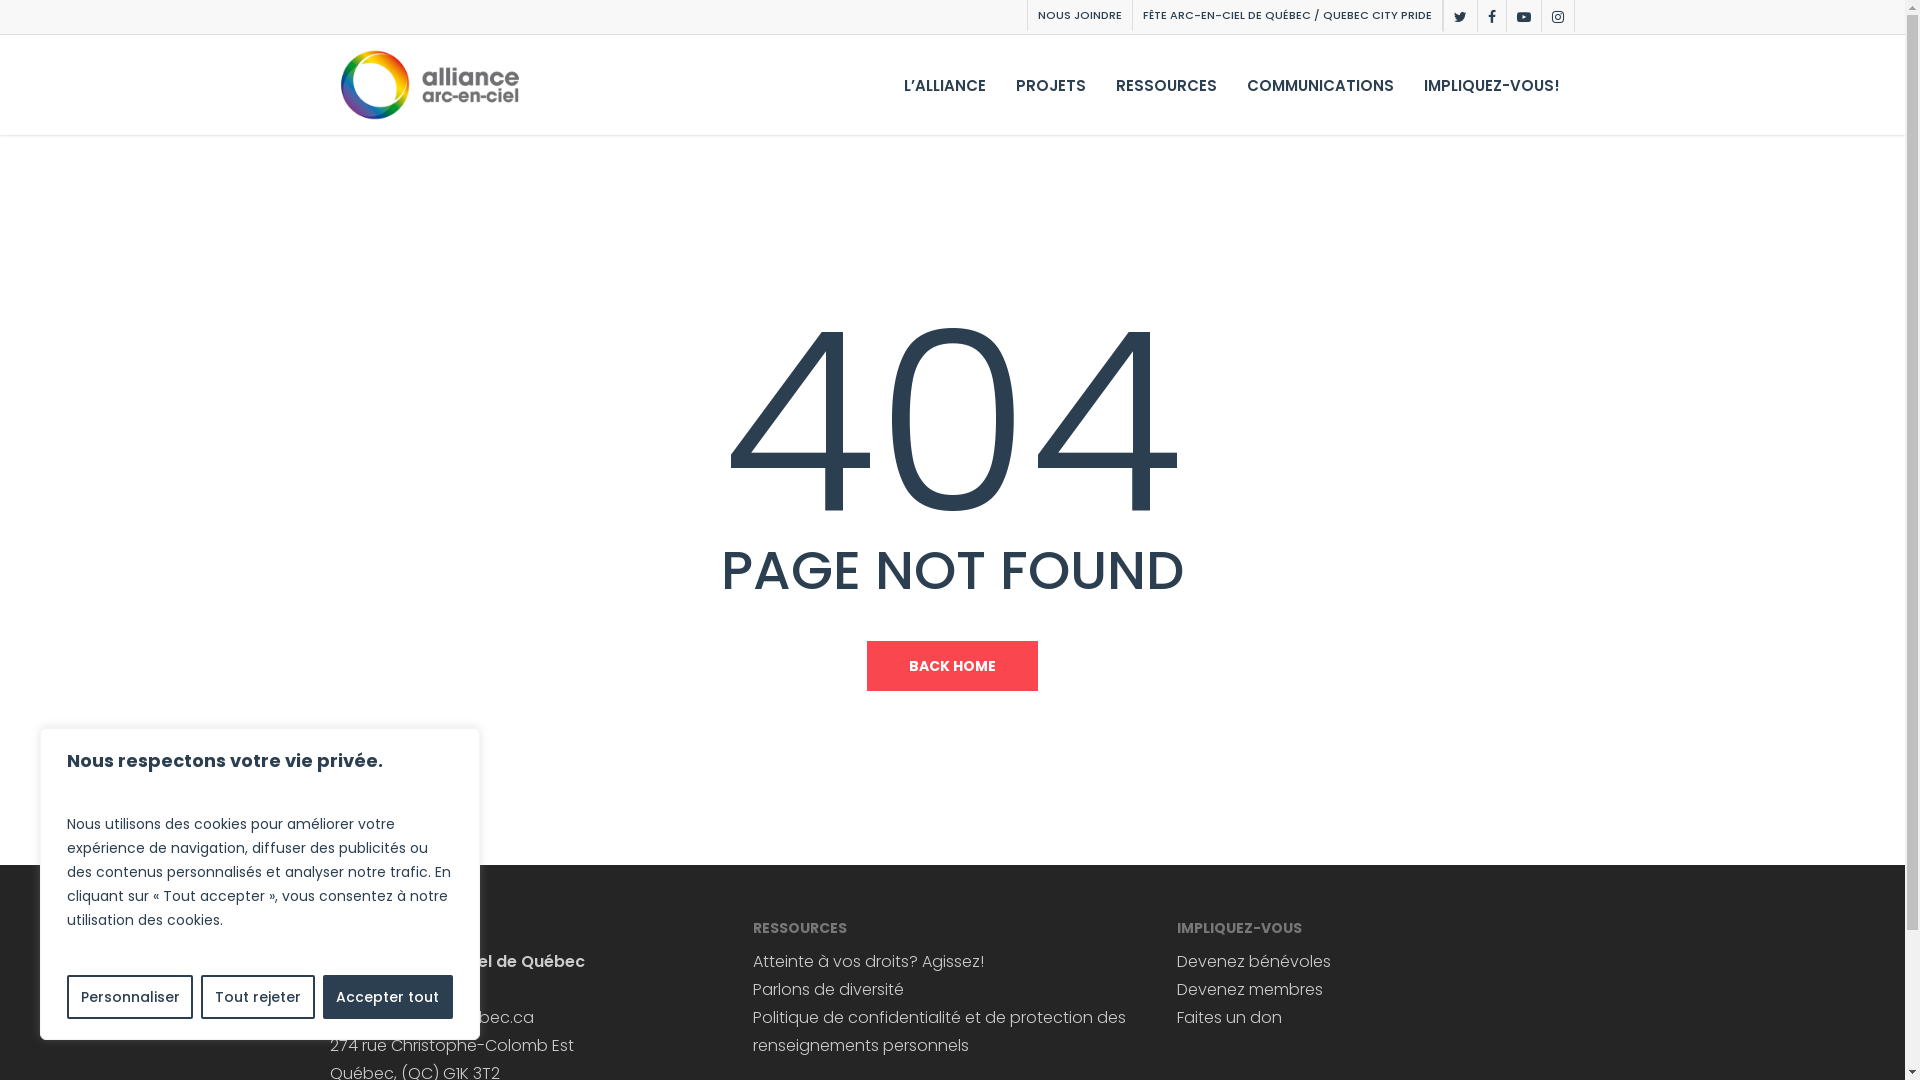 This screenshot has height=1080, width=1920. Describe the element at coordinates (431, 1017) in the screenshot. I see `'info@arcencielquebec.ca'` at that location.